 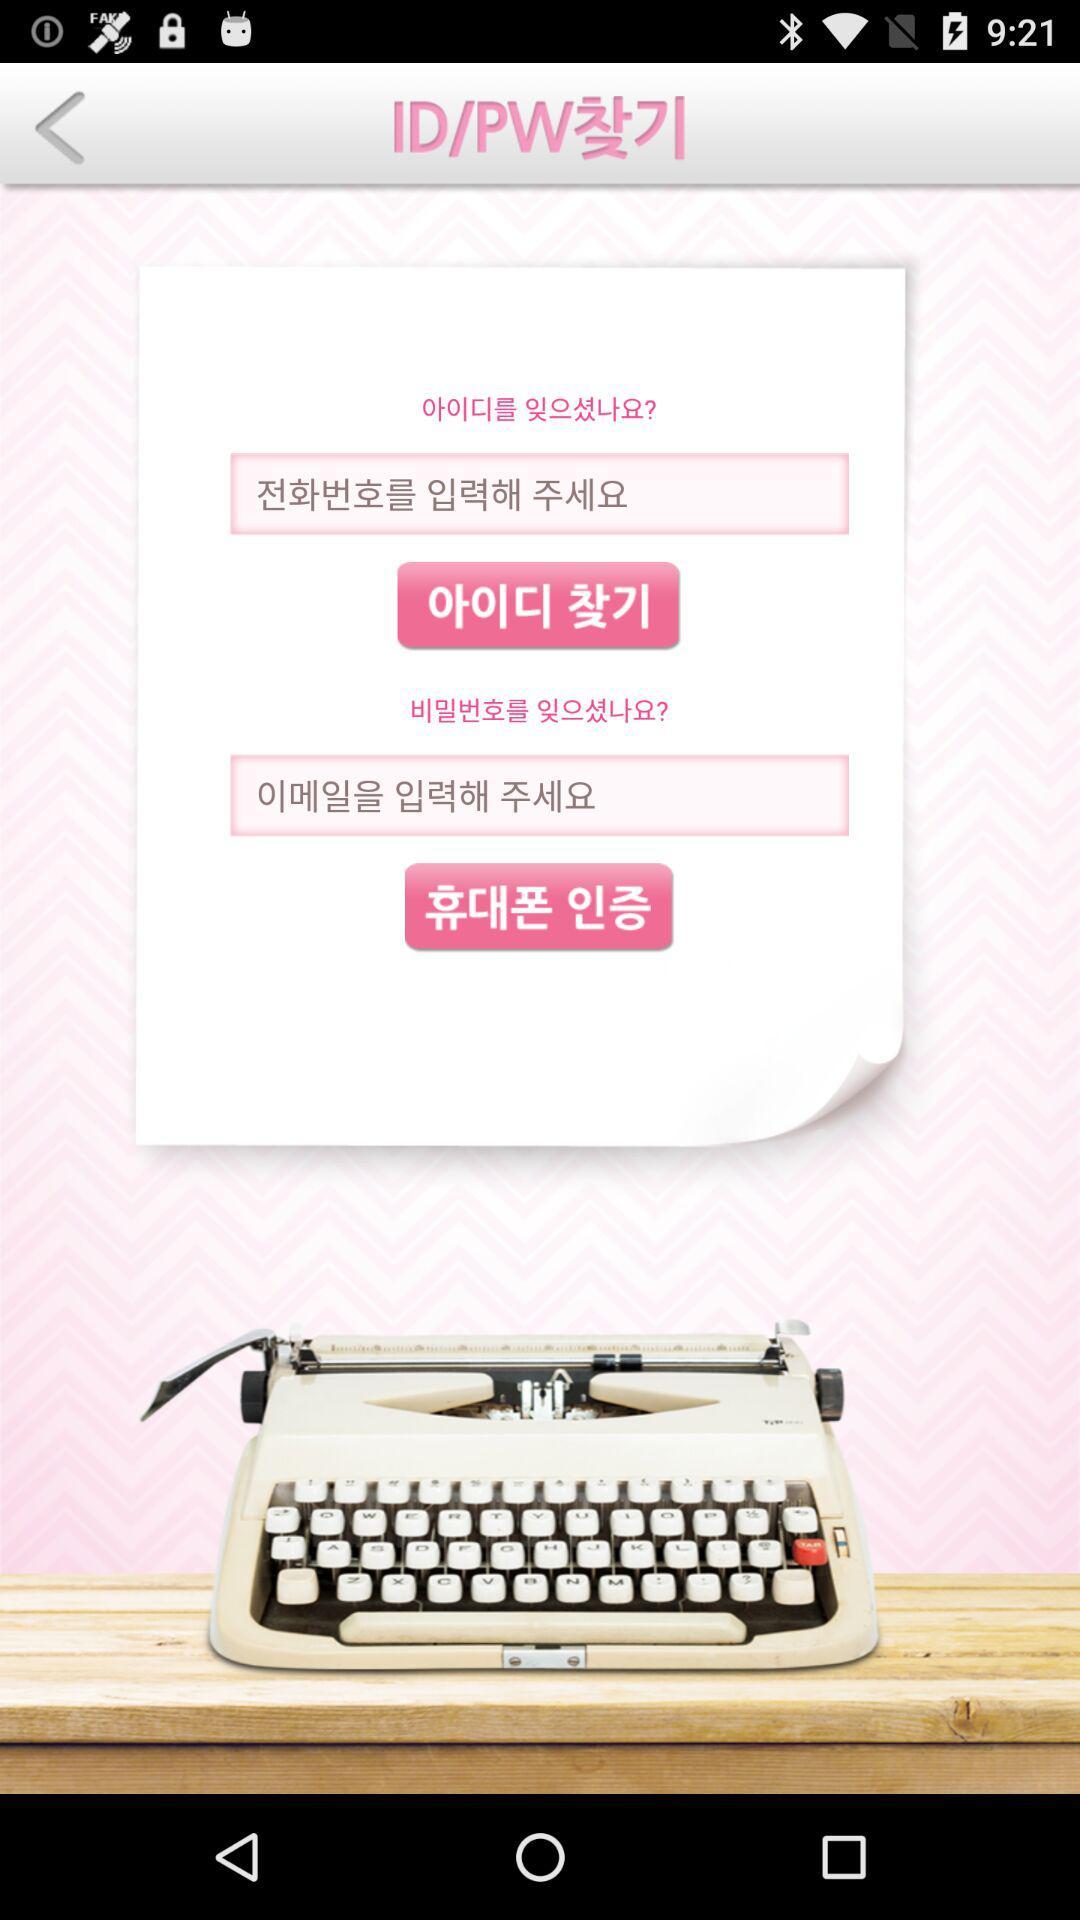 What do you see at coordinates (59, 127) in the screenshot?
I see `page back` at bounding box center [59, 127].